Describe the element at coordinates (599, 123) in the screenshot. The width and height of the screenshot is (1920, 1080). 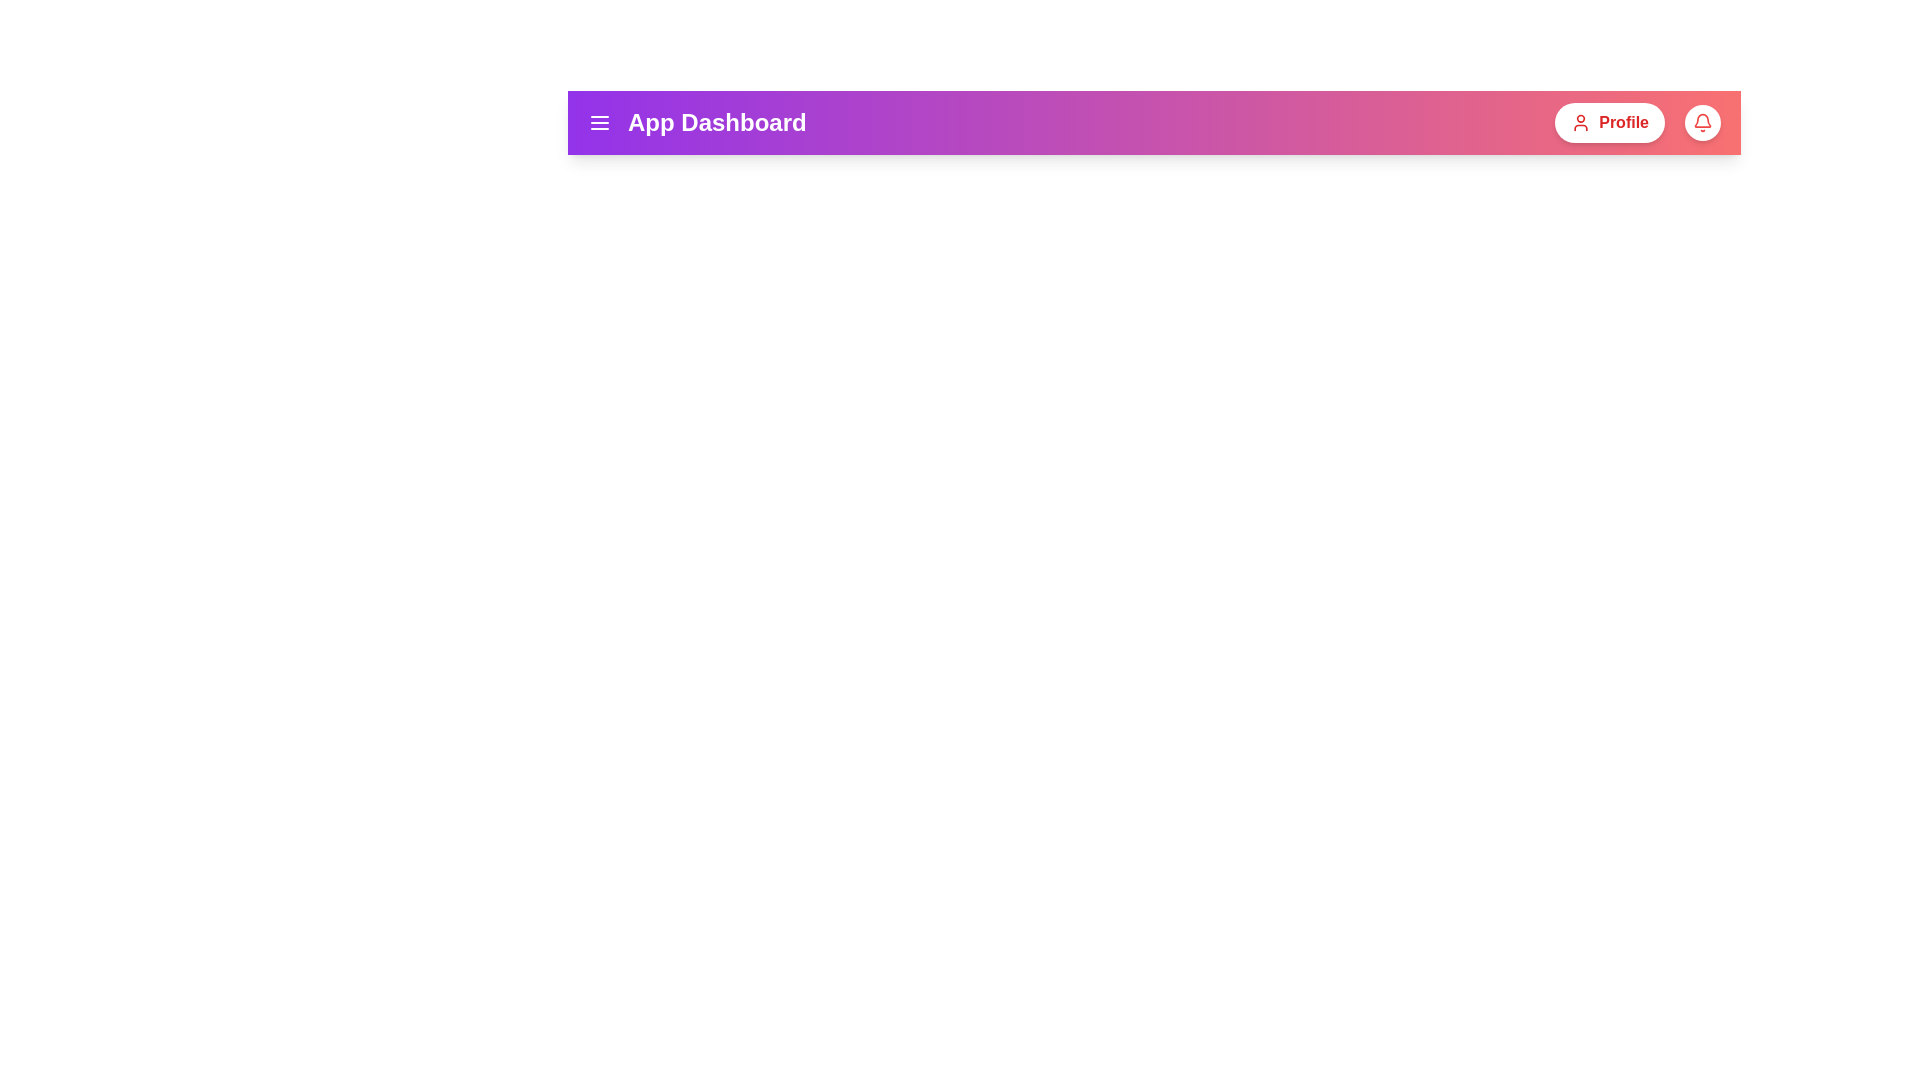
I see `the menu button to expand the menu` at that location.